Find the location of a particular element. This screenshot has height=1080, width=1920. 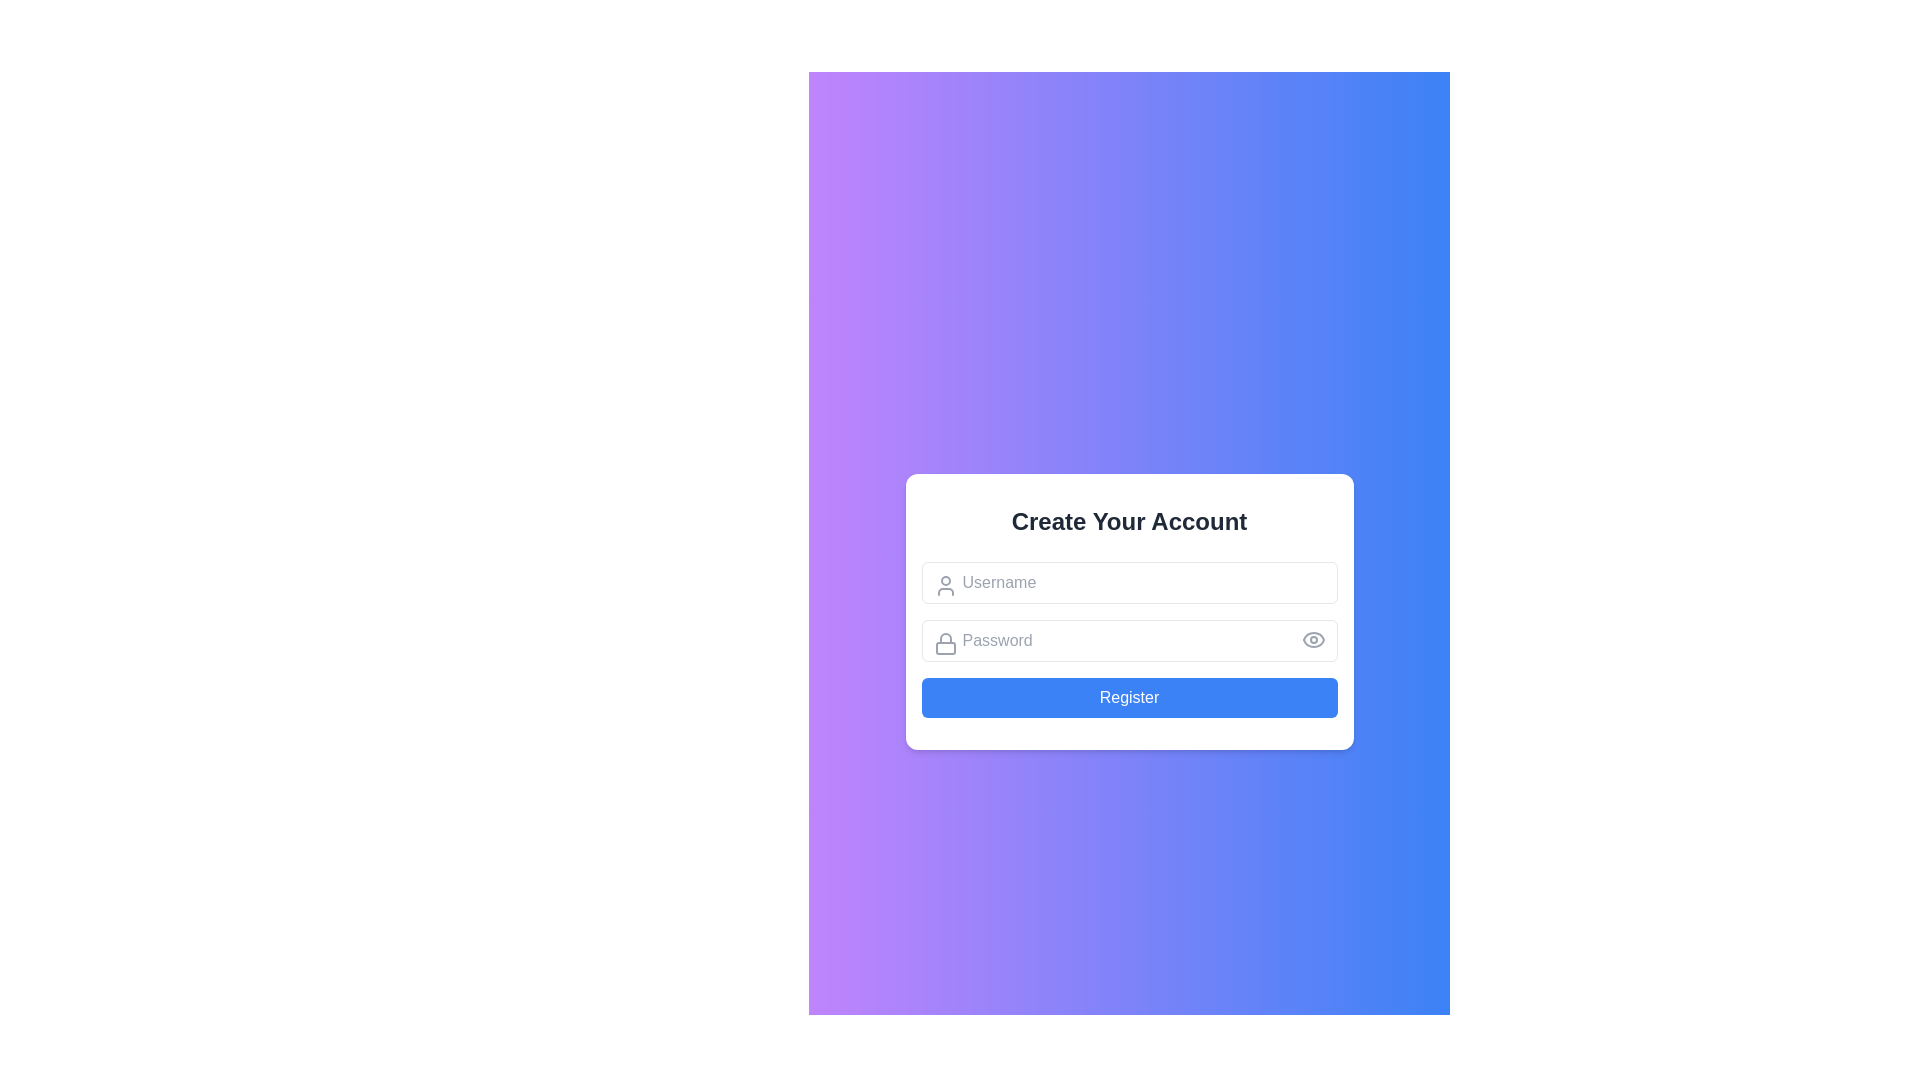

the lower rectangular portion of the lock icon next to the 'Password' input field is located at coordinates (944, 648).